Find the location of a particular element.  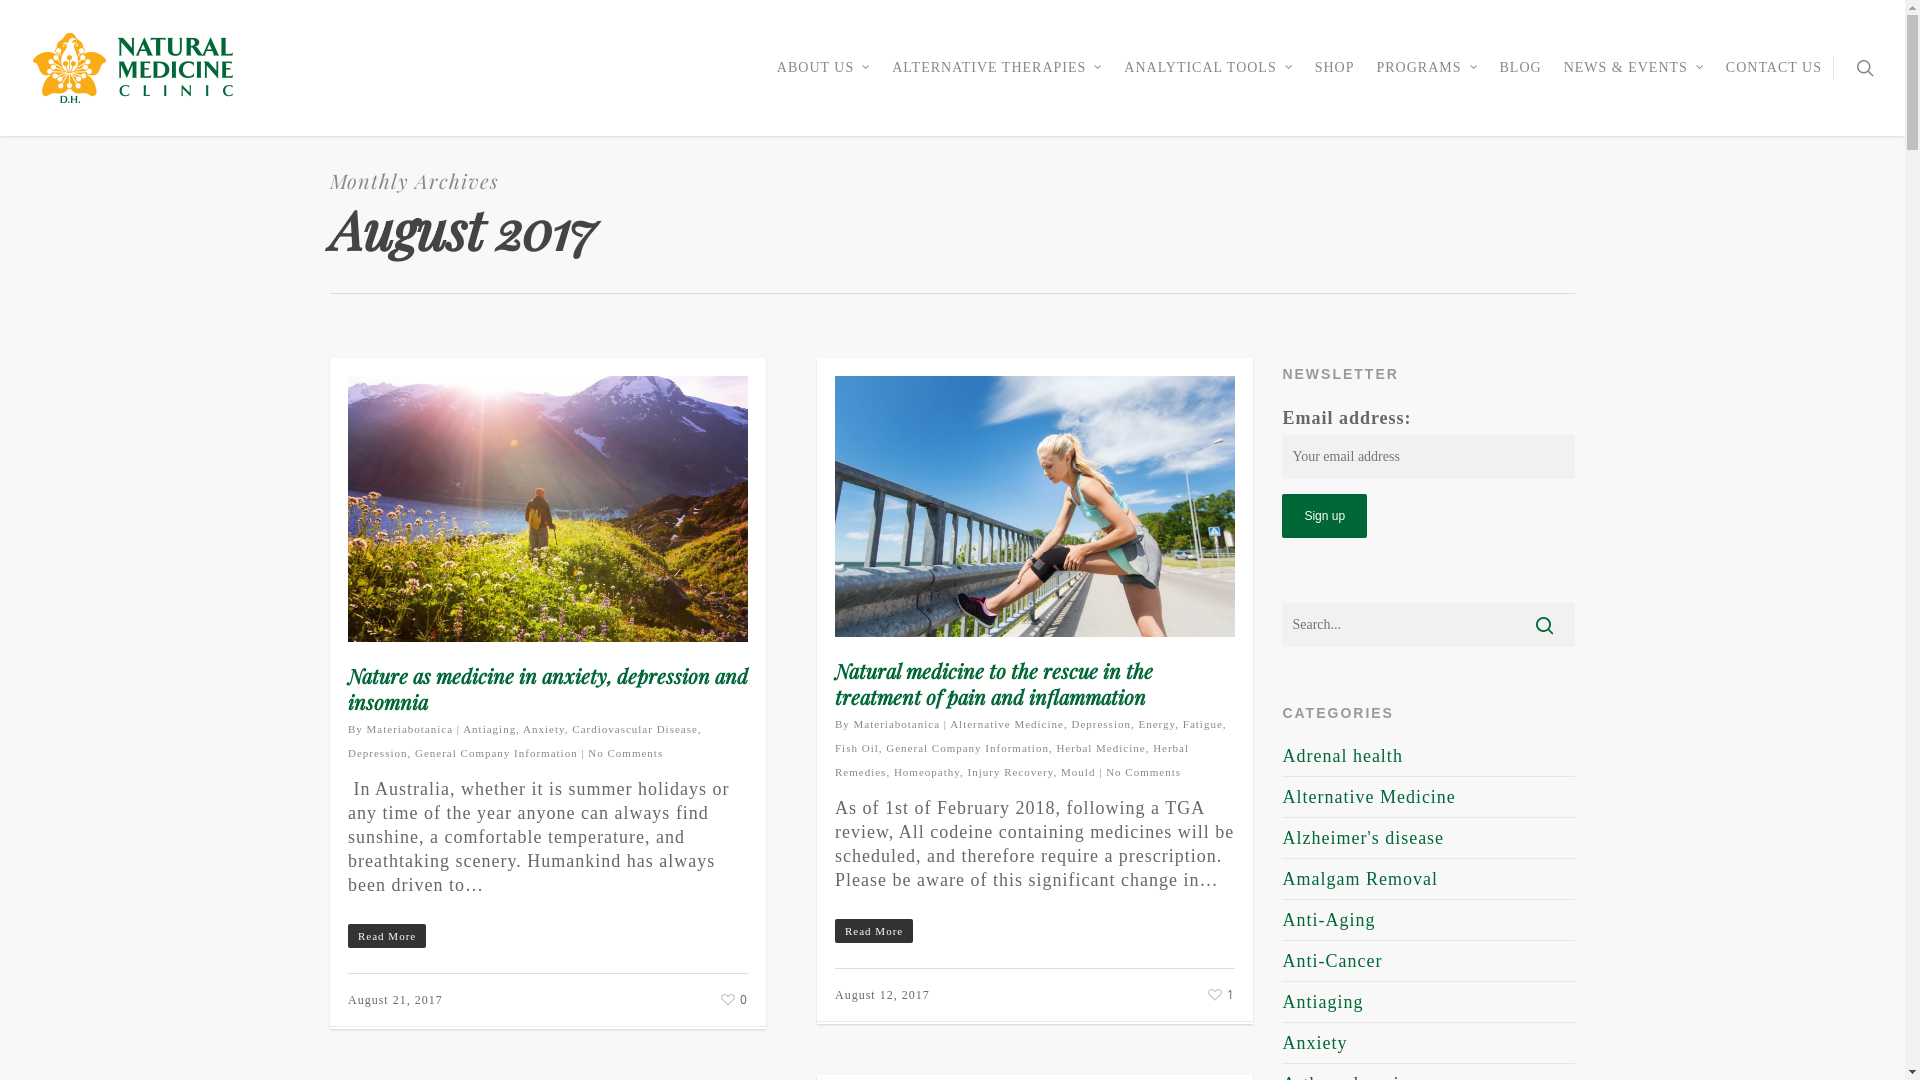

'Herbal Remedies' is located at coordinates (1012, 759).